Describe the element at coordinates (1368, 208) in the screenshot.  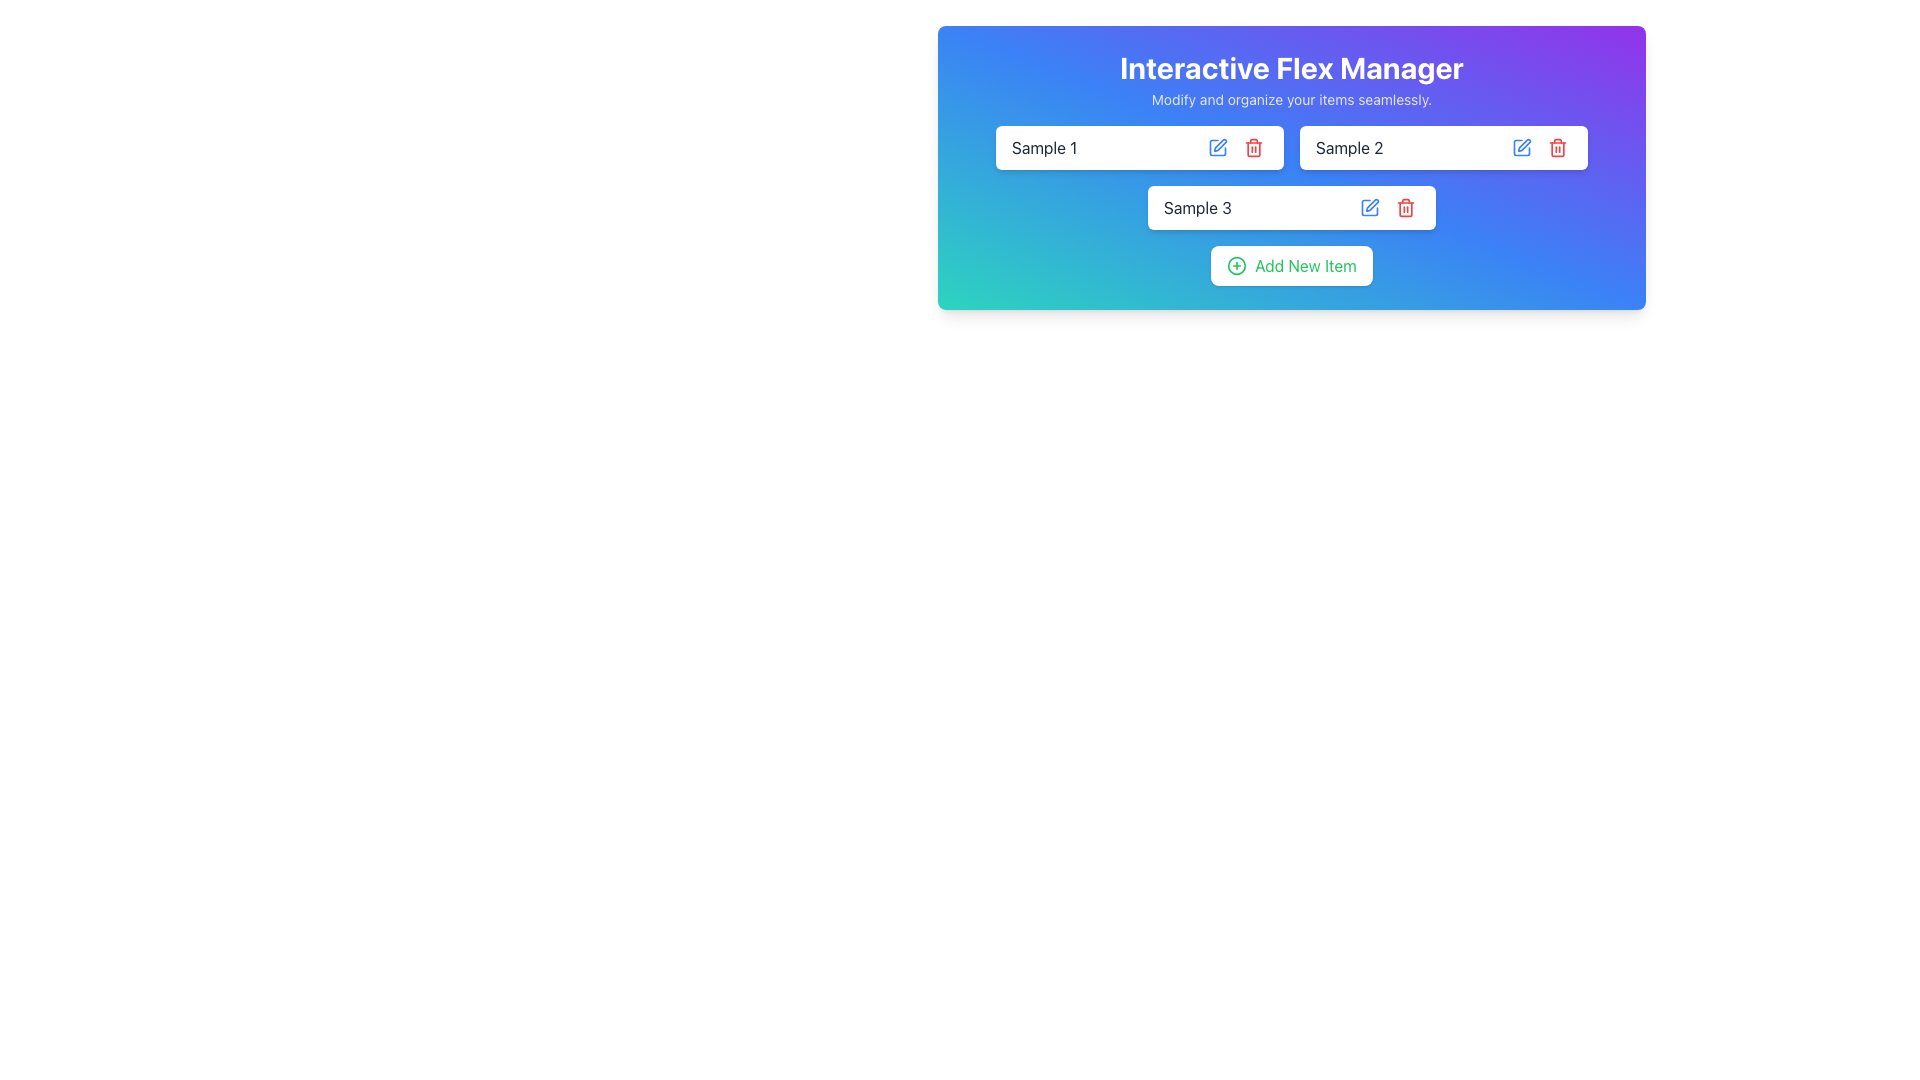
I see `the blue icon depicting a pen, which represents the edit function for 'Sample 3'` at that location.